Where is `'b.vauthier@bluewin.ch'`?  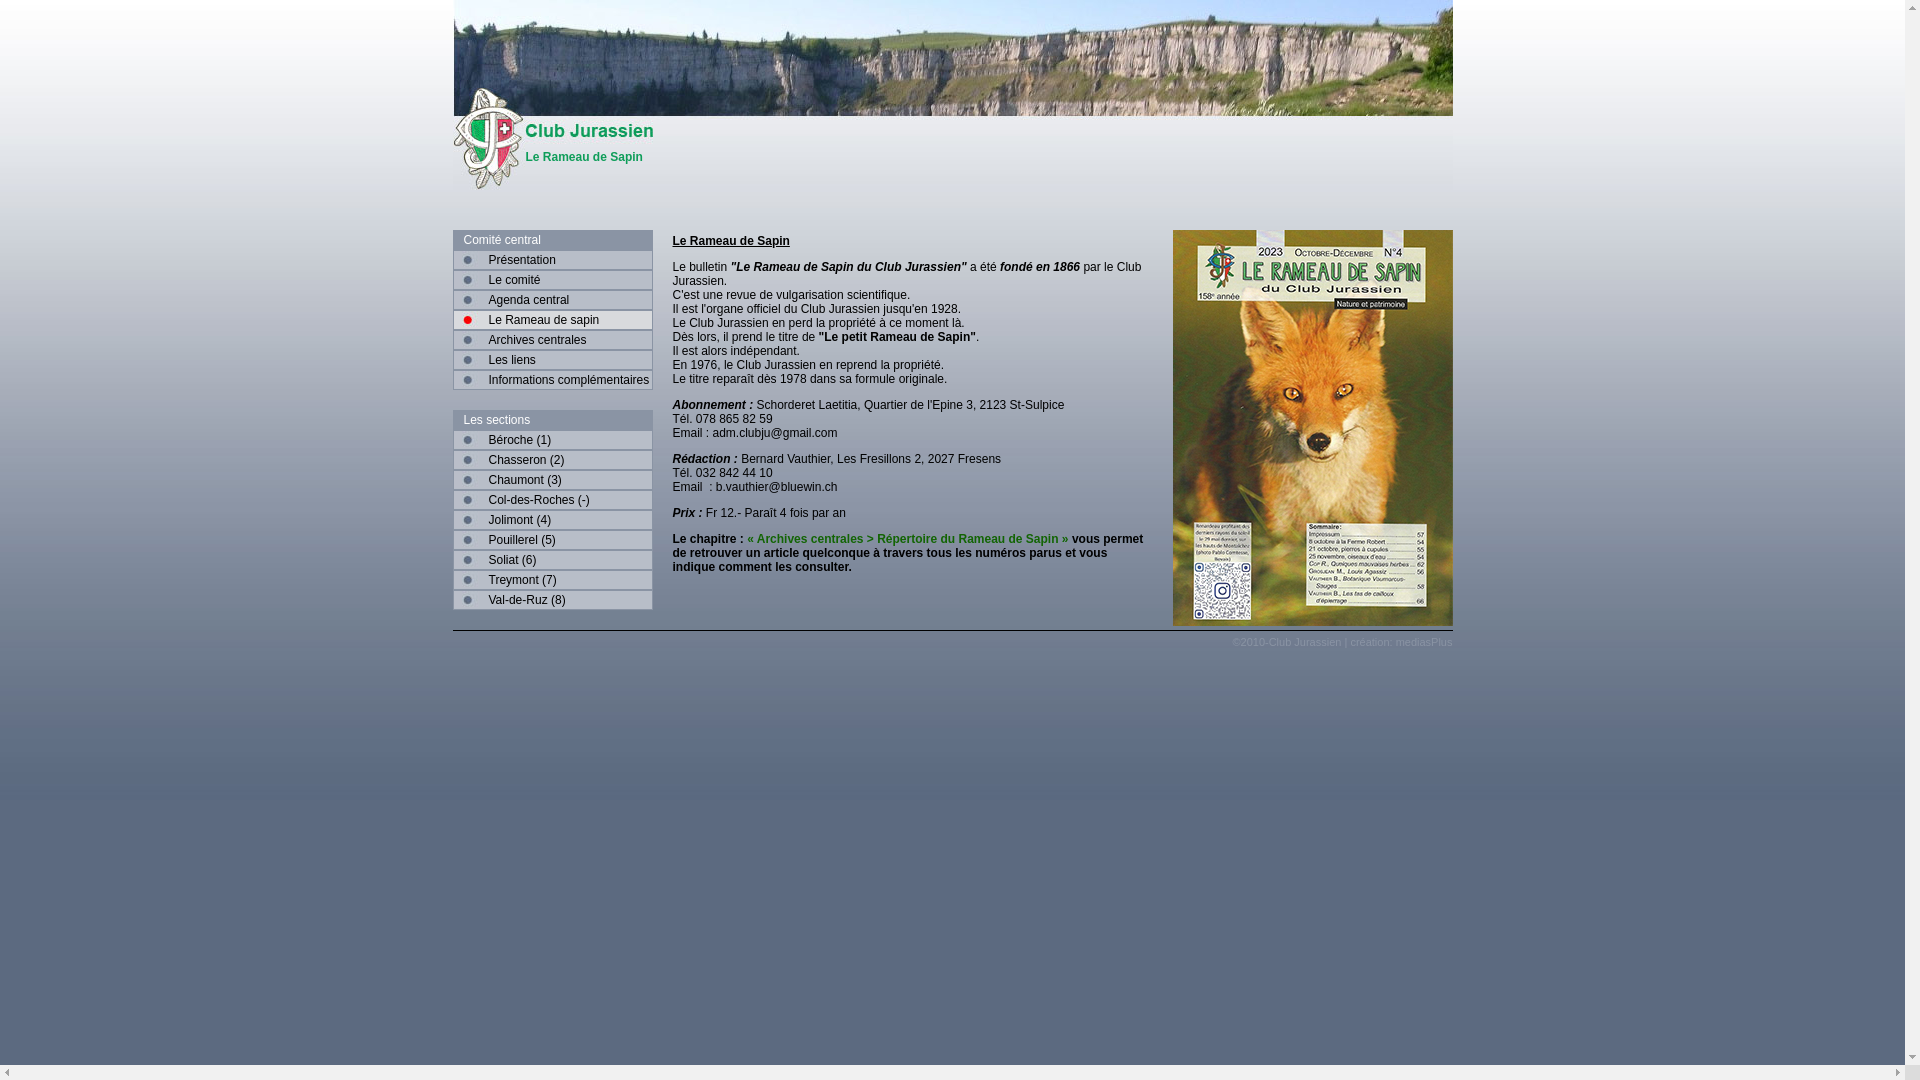 'b.vauthier@bluewin.ch' is located at coordinates (776, 486).